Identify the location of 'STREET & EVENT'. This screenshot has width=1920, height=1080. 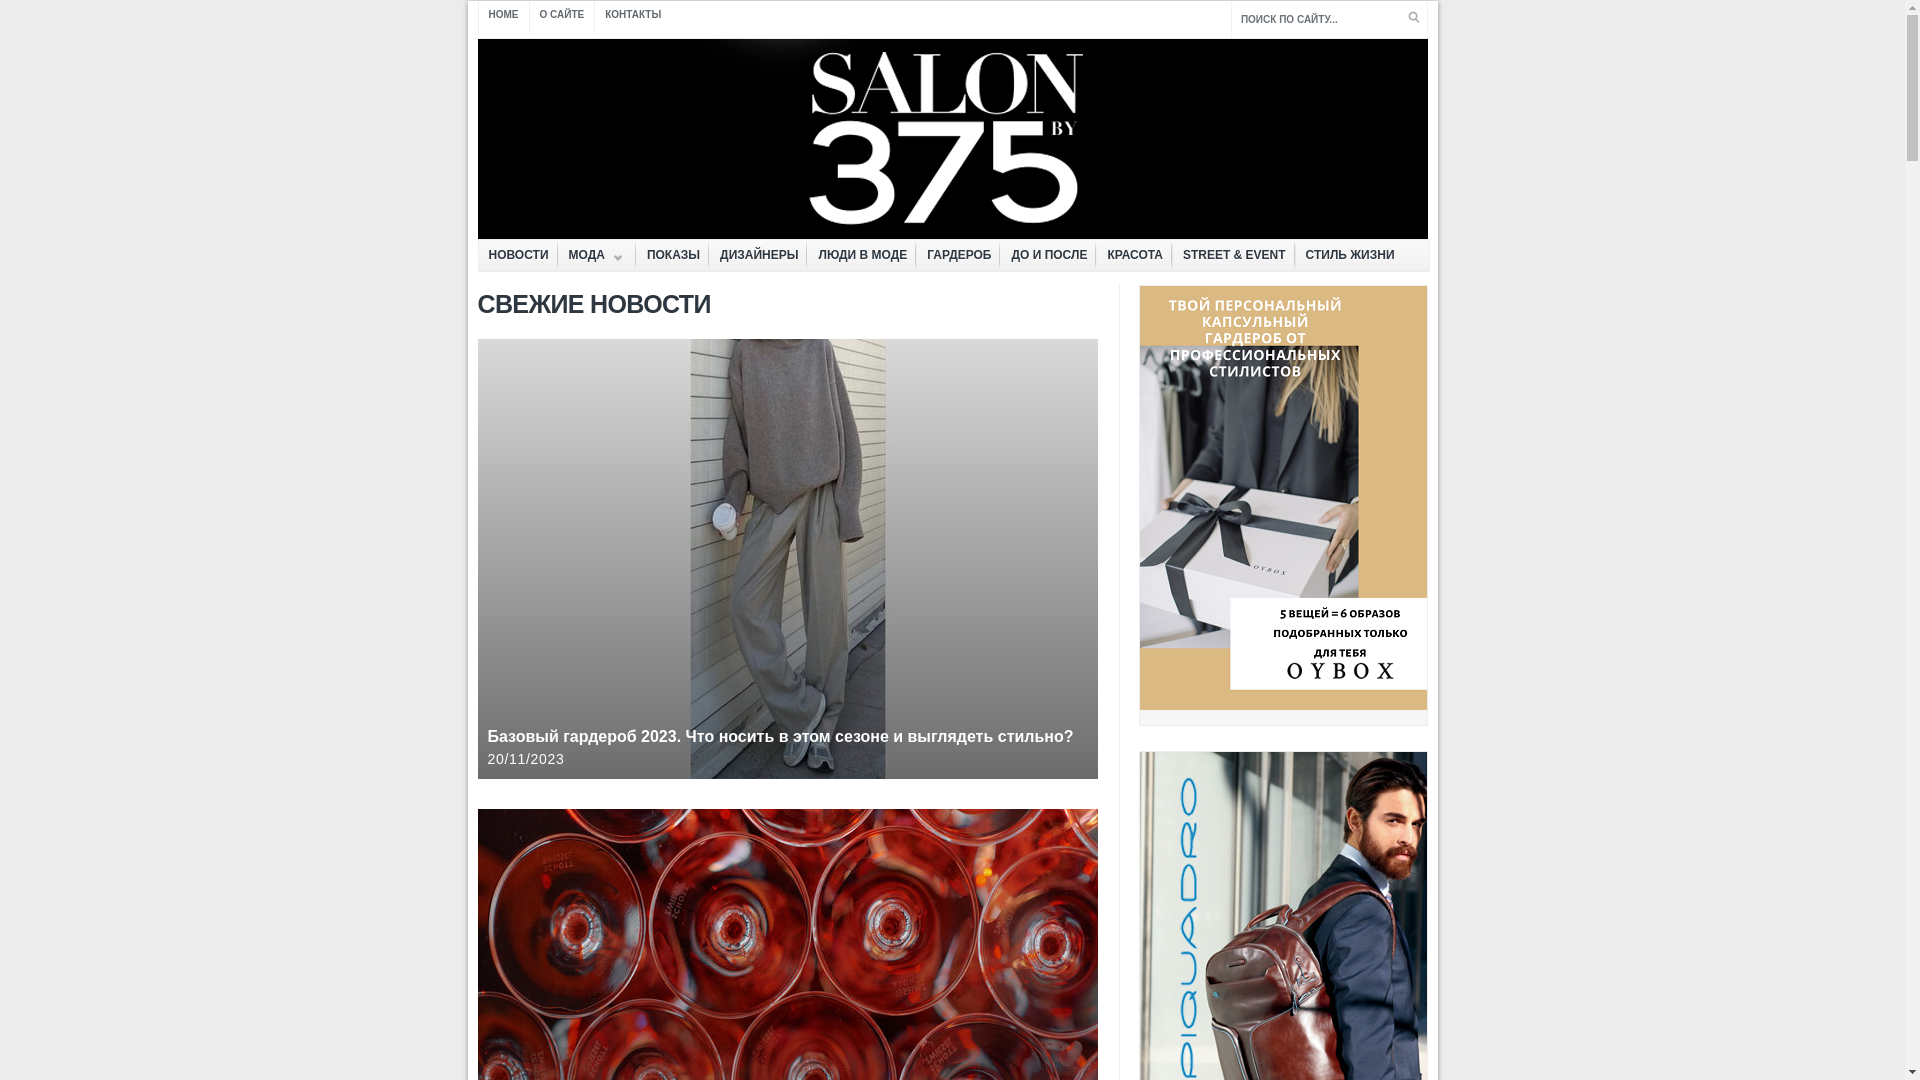
(1233, 254).